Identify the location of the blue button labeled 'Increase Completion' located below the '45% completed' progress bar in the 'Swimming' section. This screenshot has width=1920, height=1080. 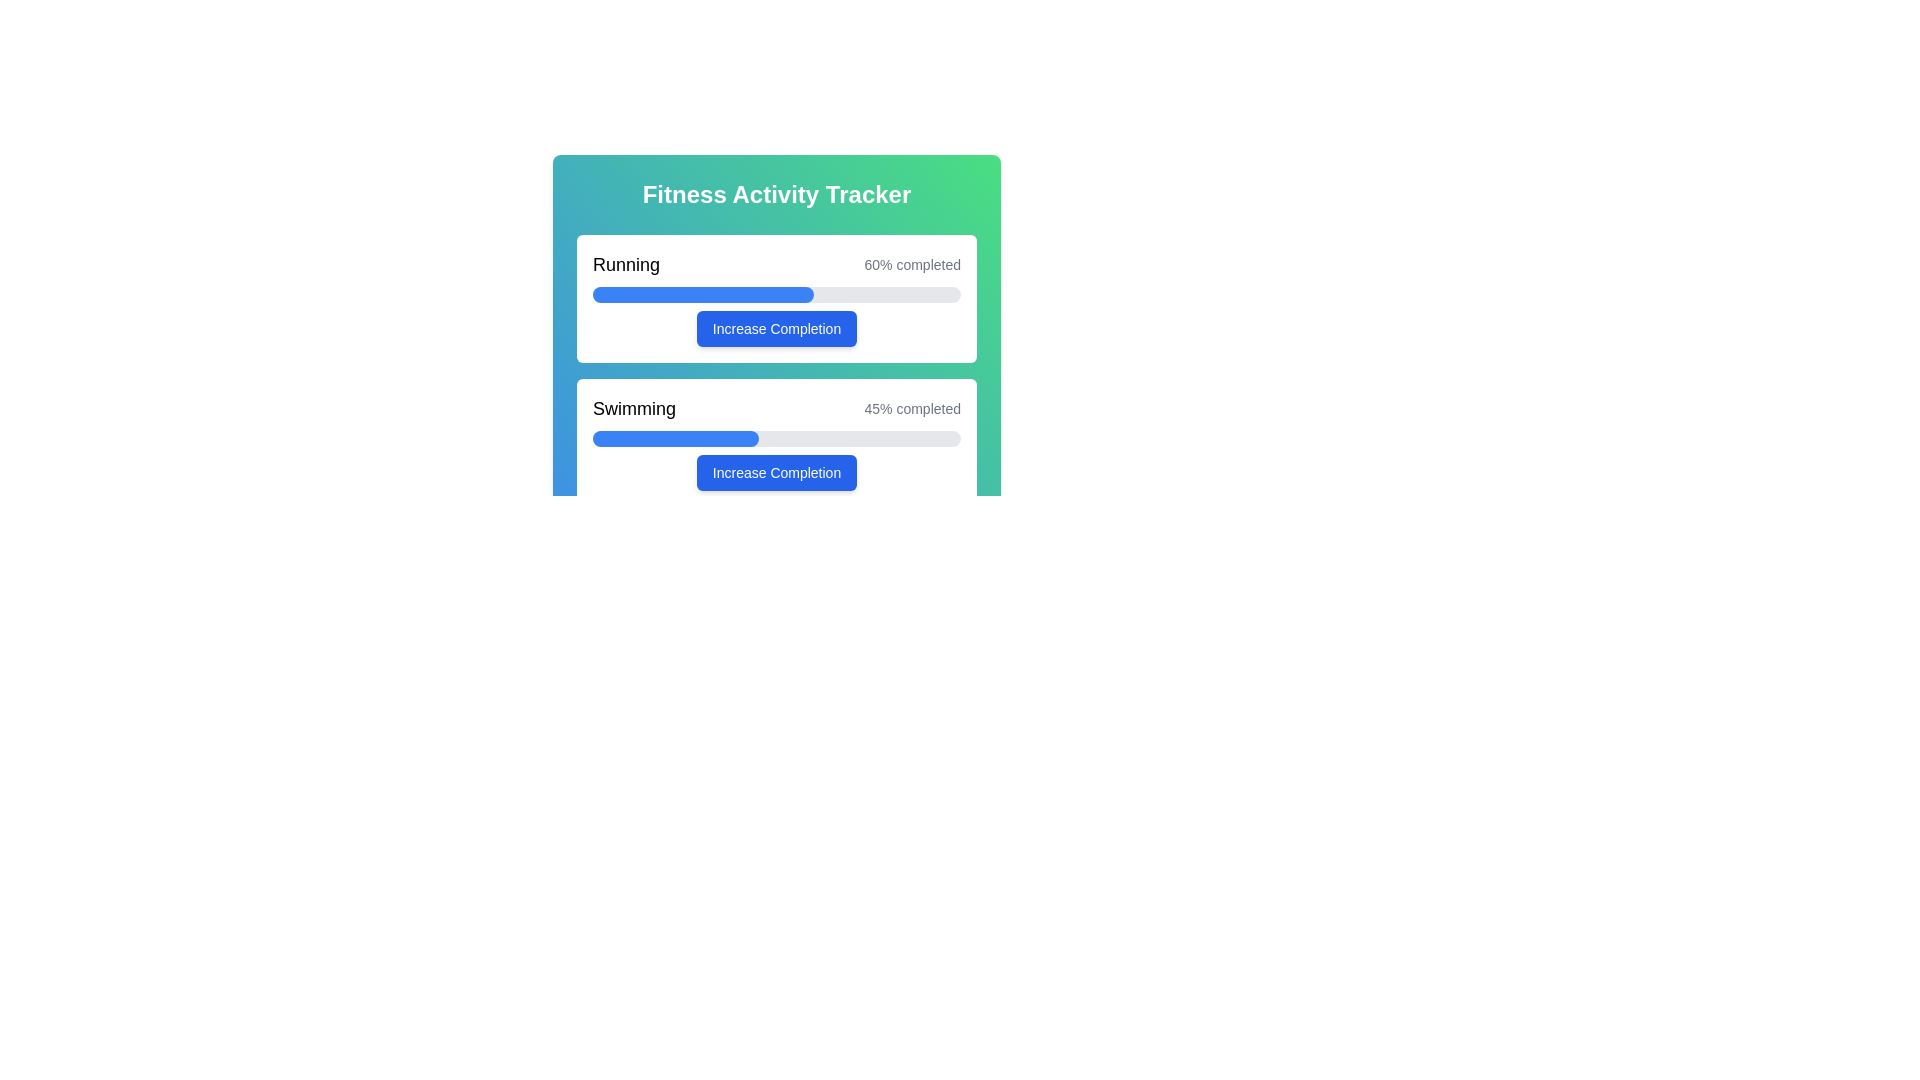
(776, 473).